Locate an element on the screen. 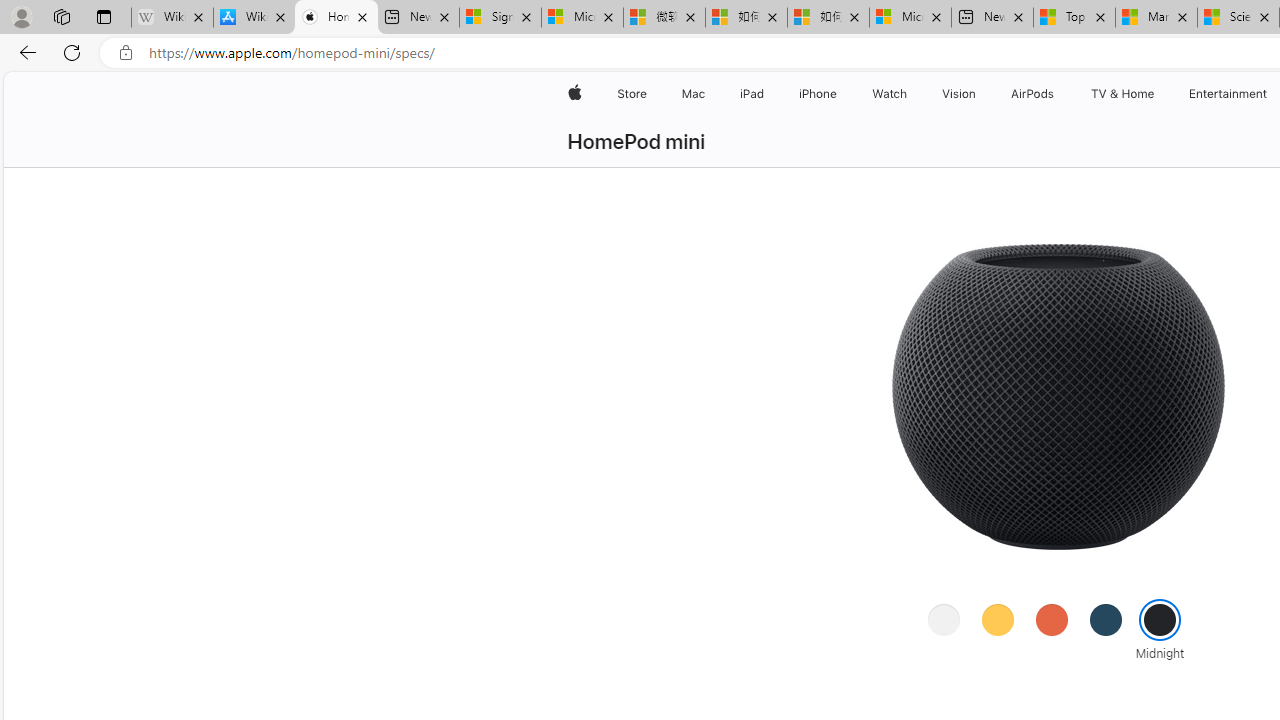 This screenshot has height=720, width=1280. 'Vision' is located at coordinates (960, 93).